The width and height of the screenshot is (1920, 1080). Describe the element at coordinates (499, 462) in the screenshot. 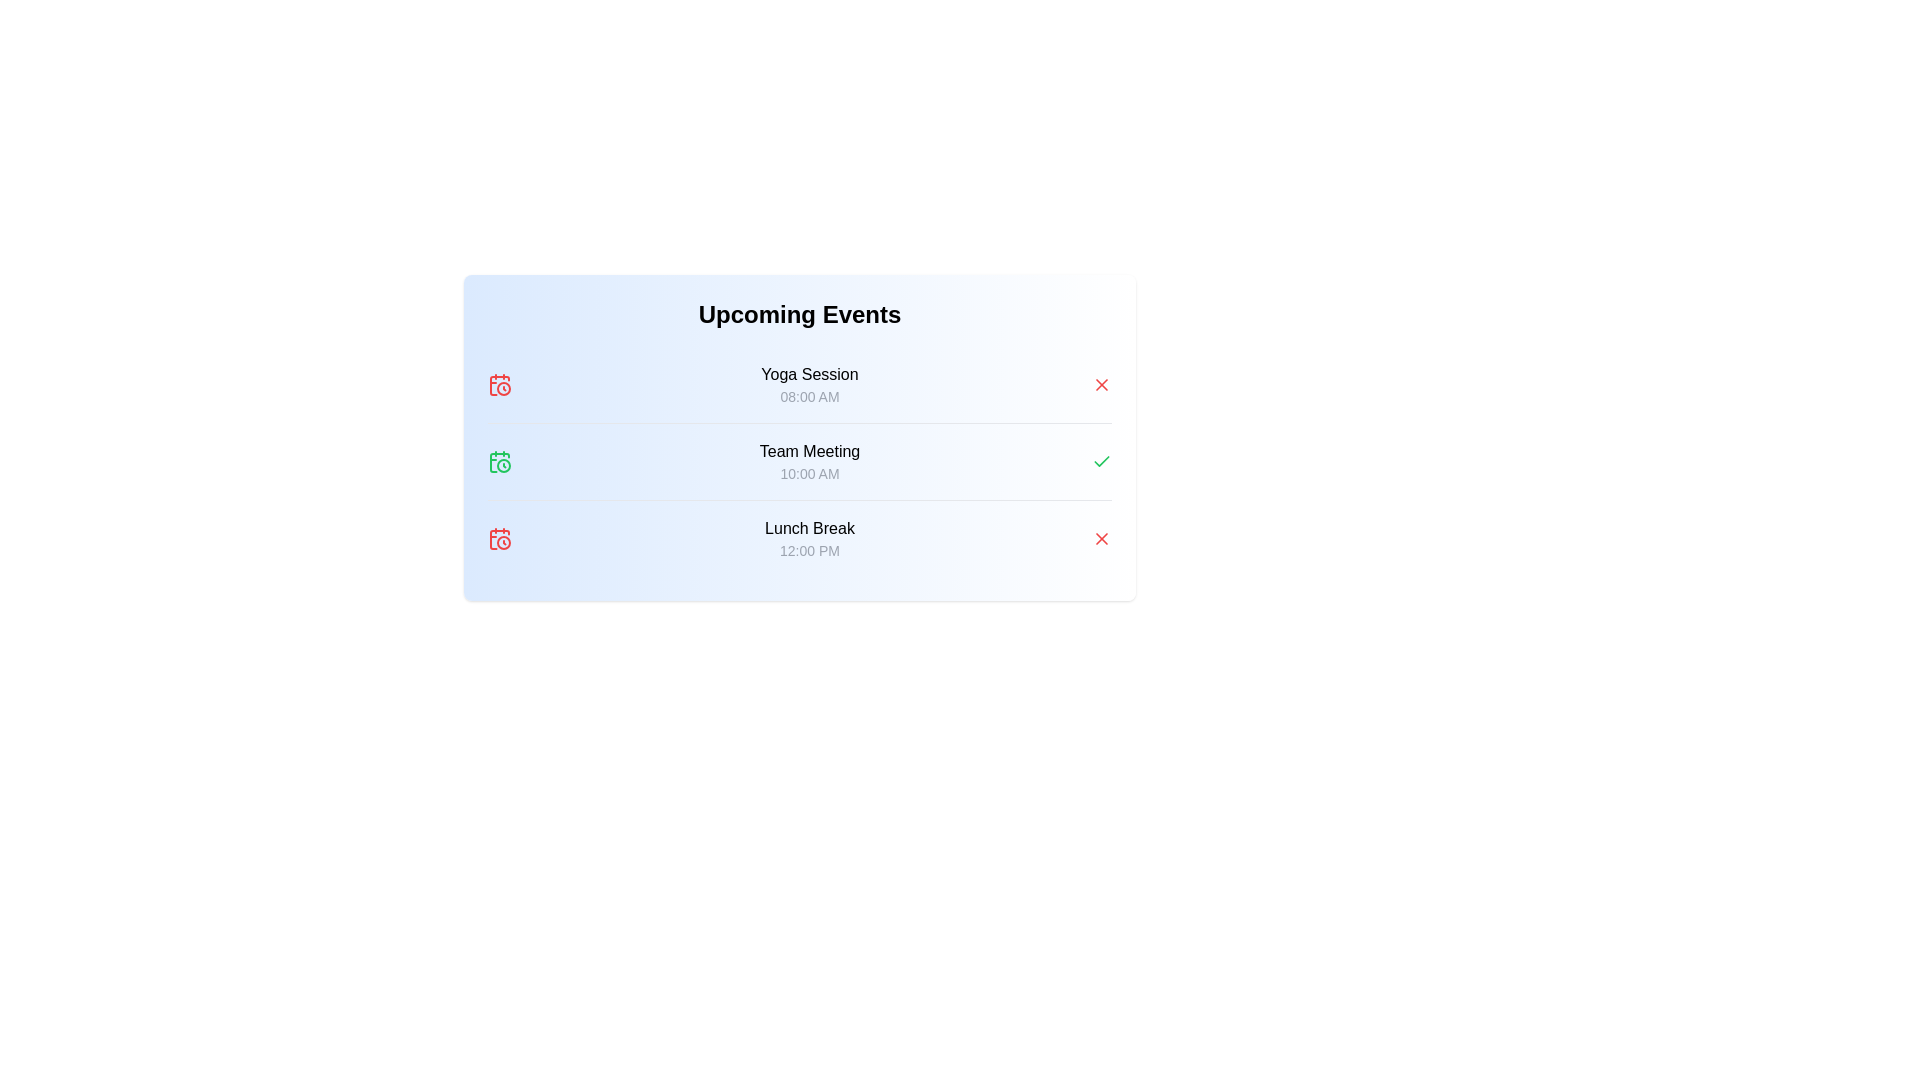

I see `the 'Team Meeting' event icon located to the left of the text displaying 'Team Meeting' and '10:00 AM' in the events list` at that location.